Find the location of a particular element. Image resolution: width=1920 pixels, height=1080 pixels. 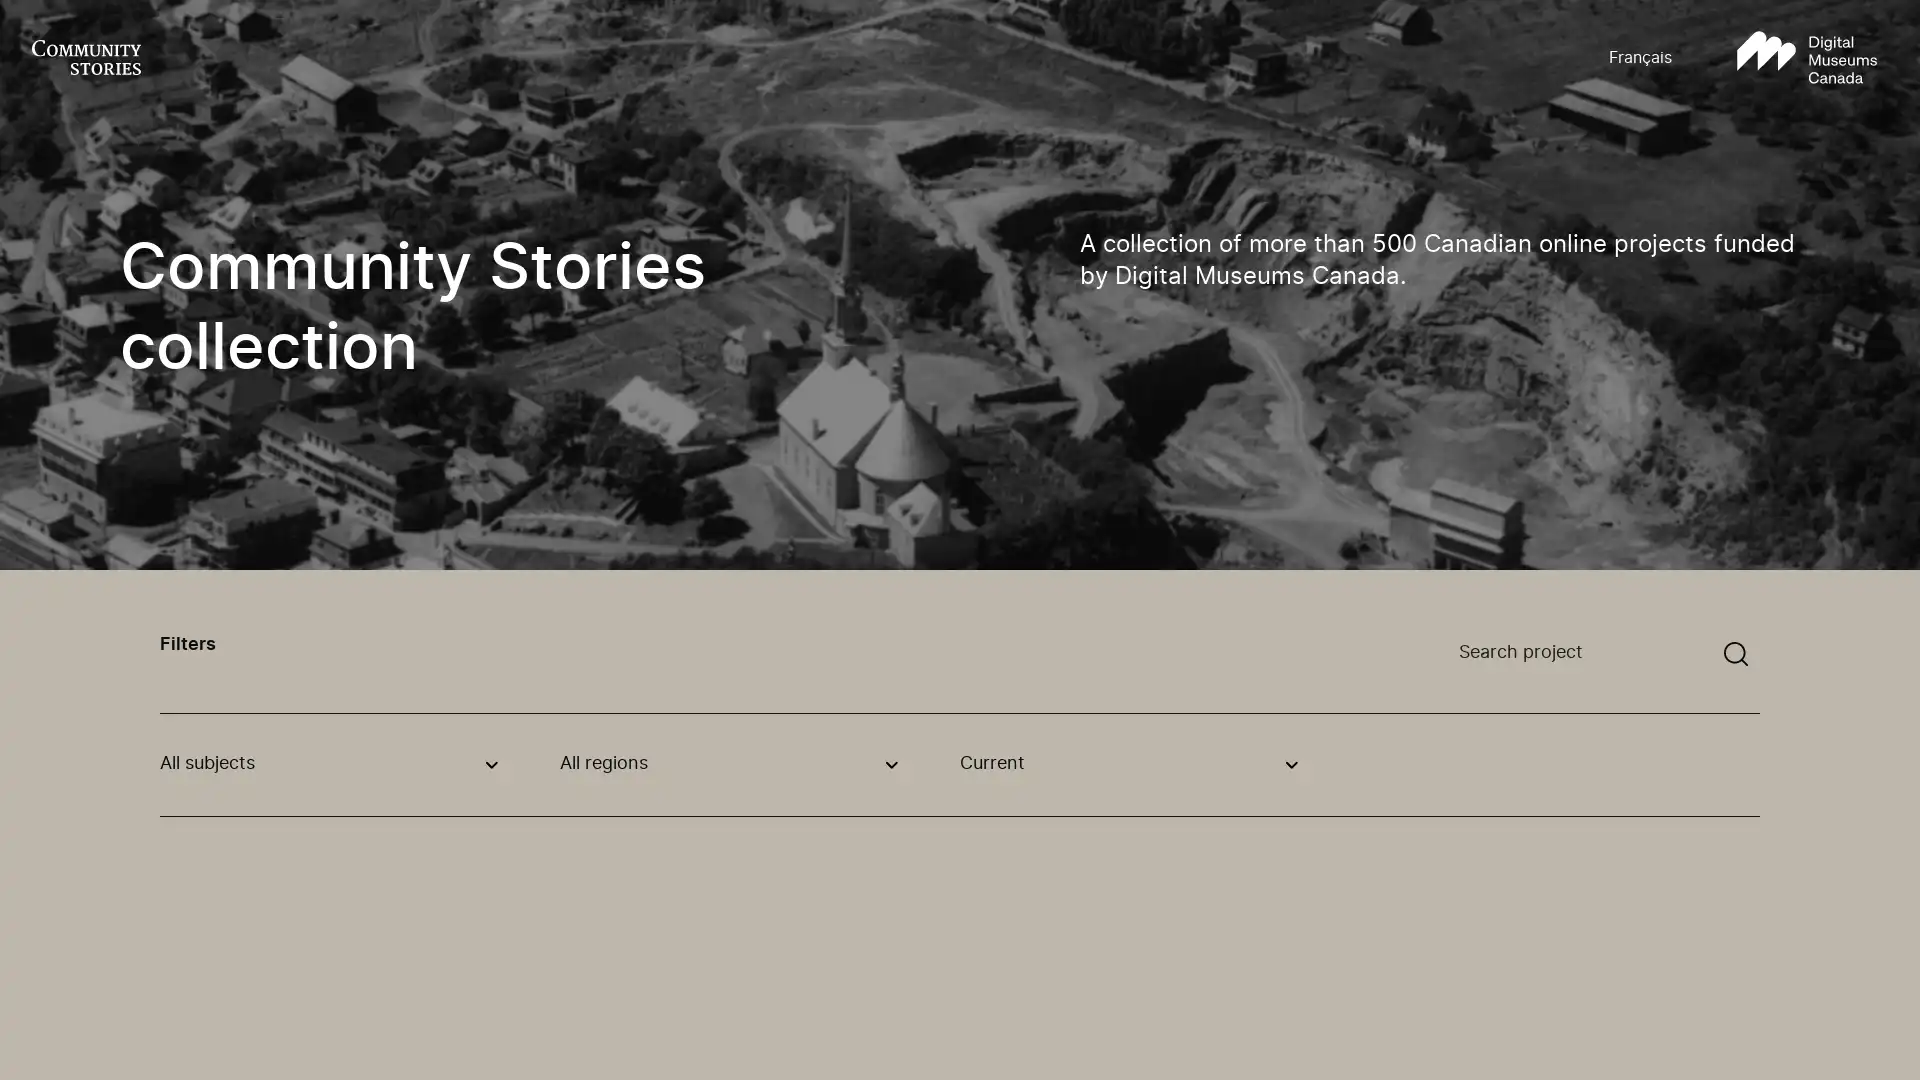

Go to Digital Museums Canada website is located at coordinates (1806, 57).